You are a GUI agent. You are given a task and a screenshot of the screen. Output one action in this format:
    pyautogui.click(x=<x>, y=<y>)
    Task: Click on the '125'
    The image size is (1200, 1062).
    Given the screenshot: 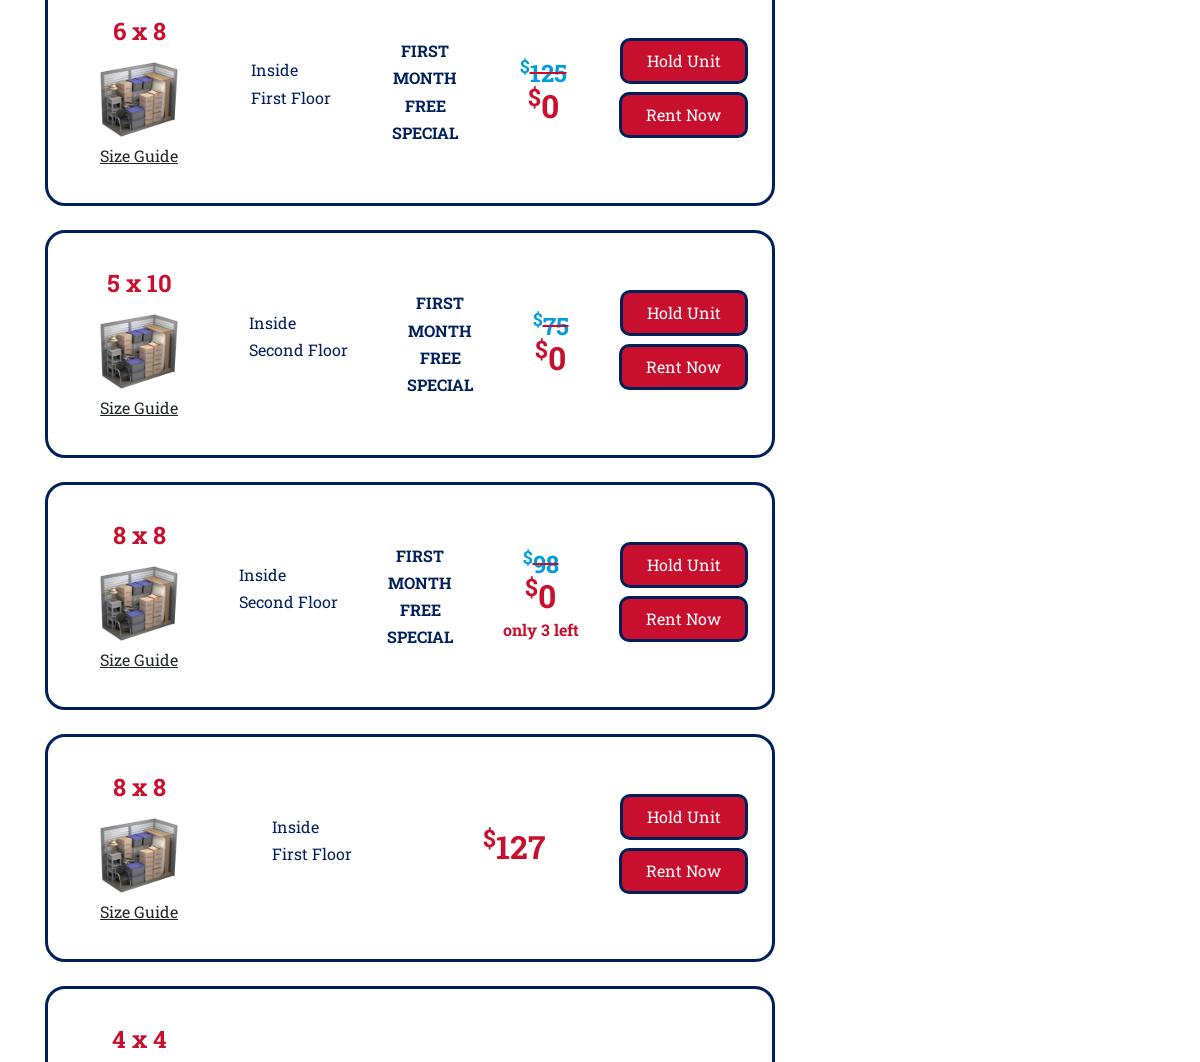 What is the action you would take?
    pyautogui.click(x=546, y=72)
    